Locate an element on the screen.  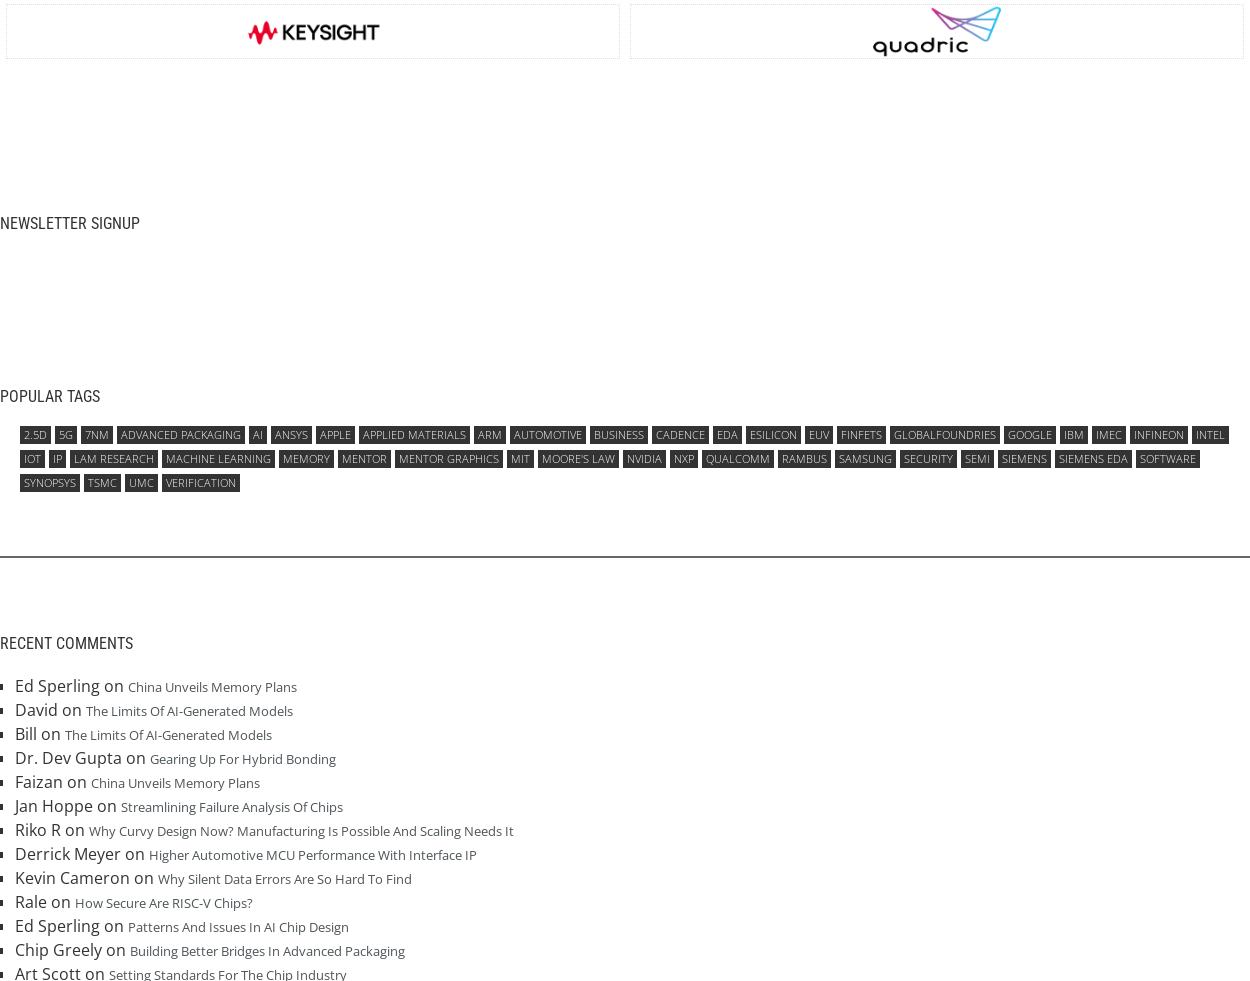
'advanced packaging' is located at coordinates (181, 433).